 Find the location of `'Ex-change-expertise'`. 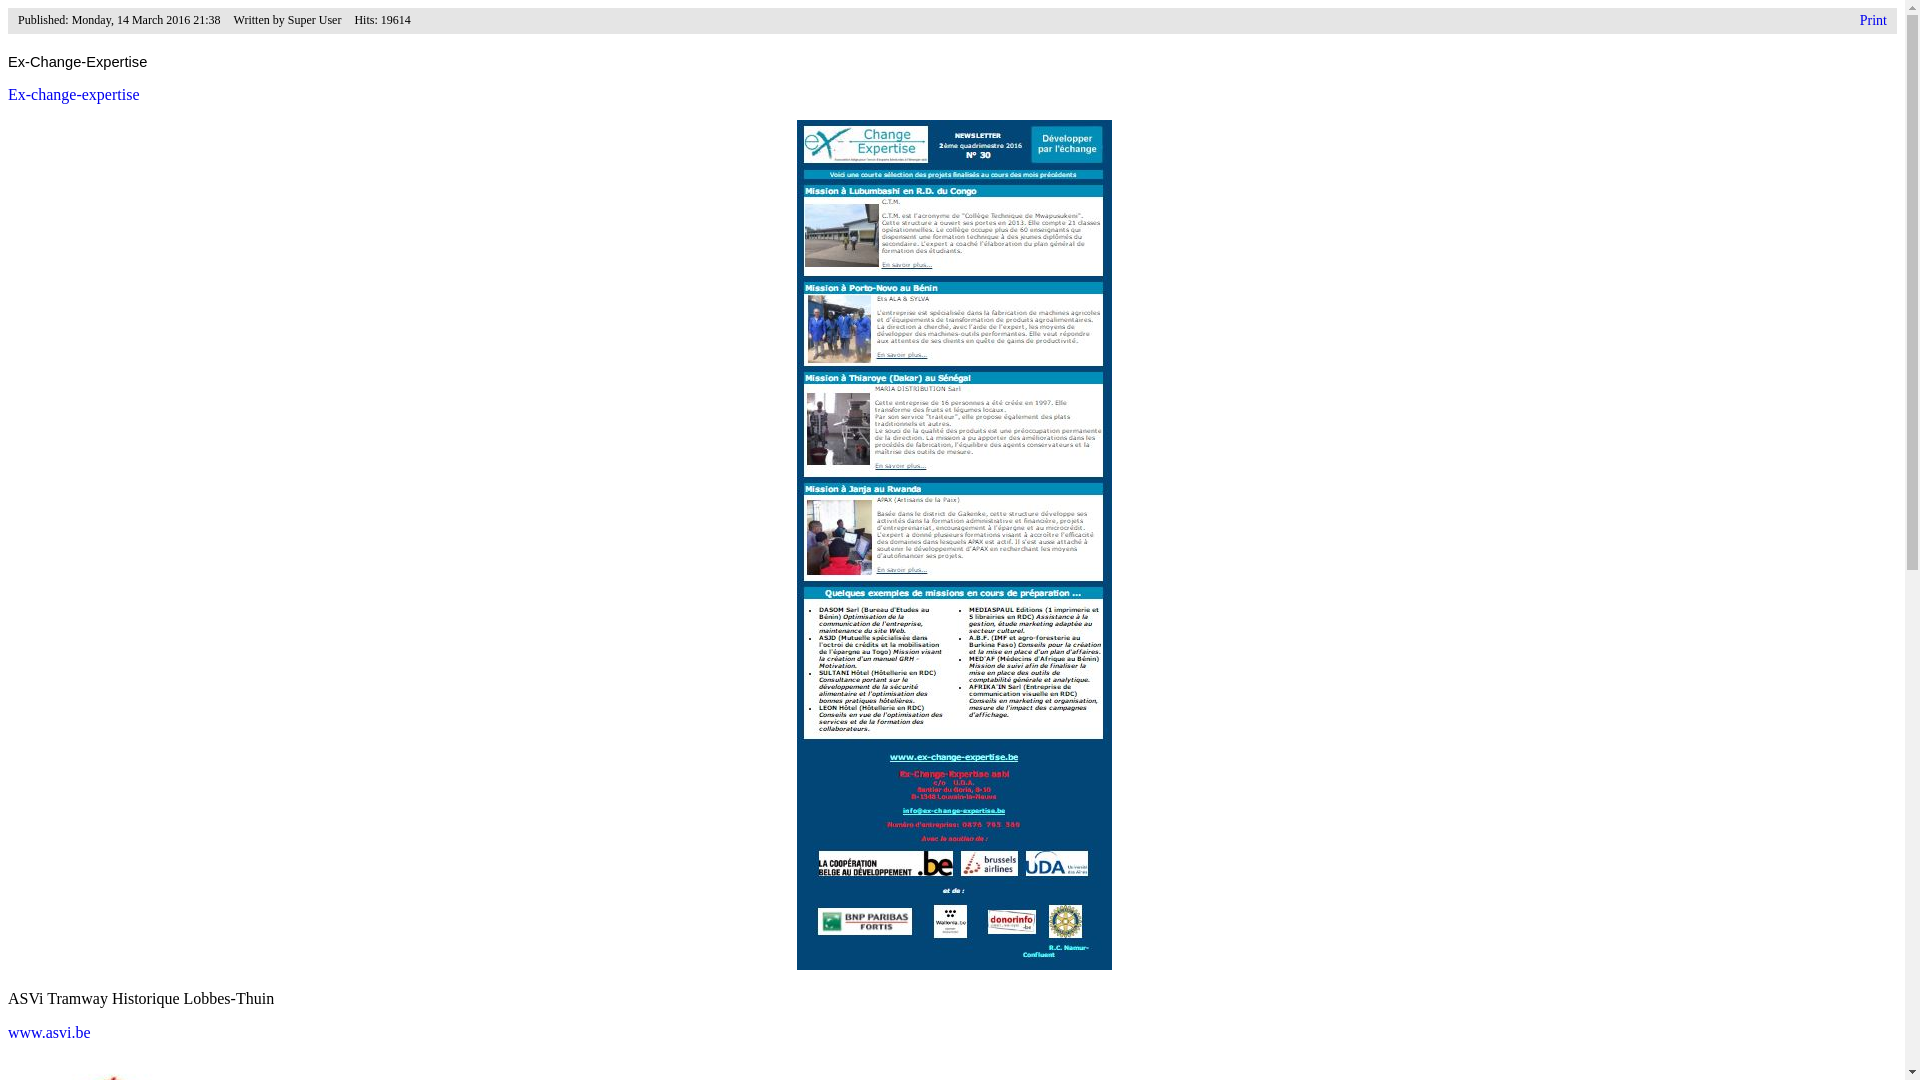

'Ex-change-expertise' is located at coordinates (73, 94).